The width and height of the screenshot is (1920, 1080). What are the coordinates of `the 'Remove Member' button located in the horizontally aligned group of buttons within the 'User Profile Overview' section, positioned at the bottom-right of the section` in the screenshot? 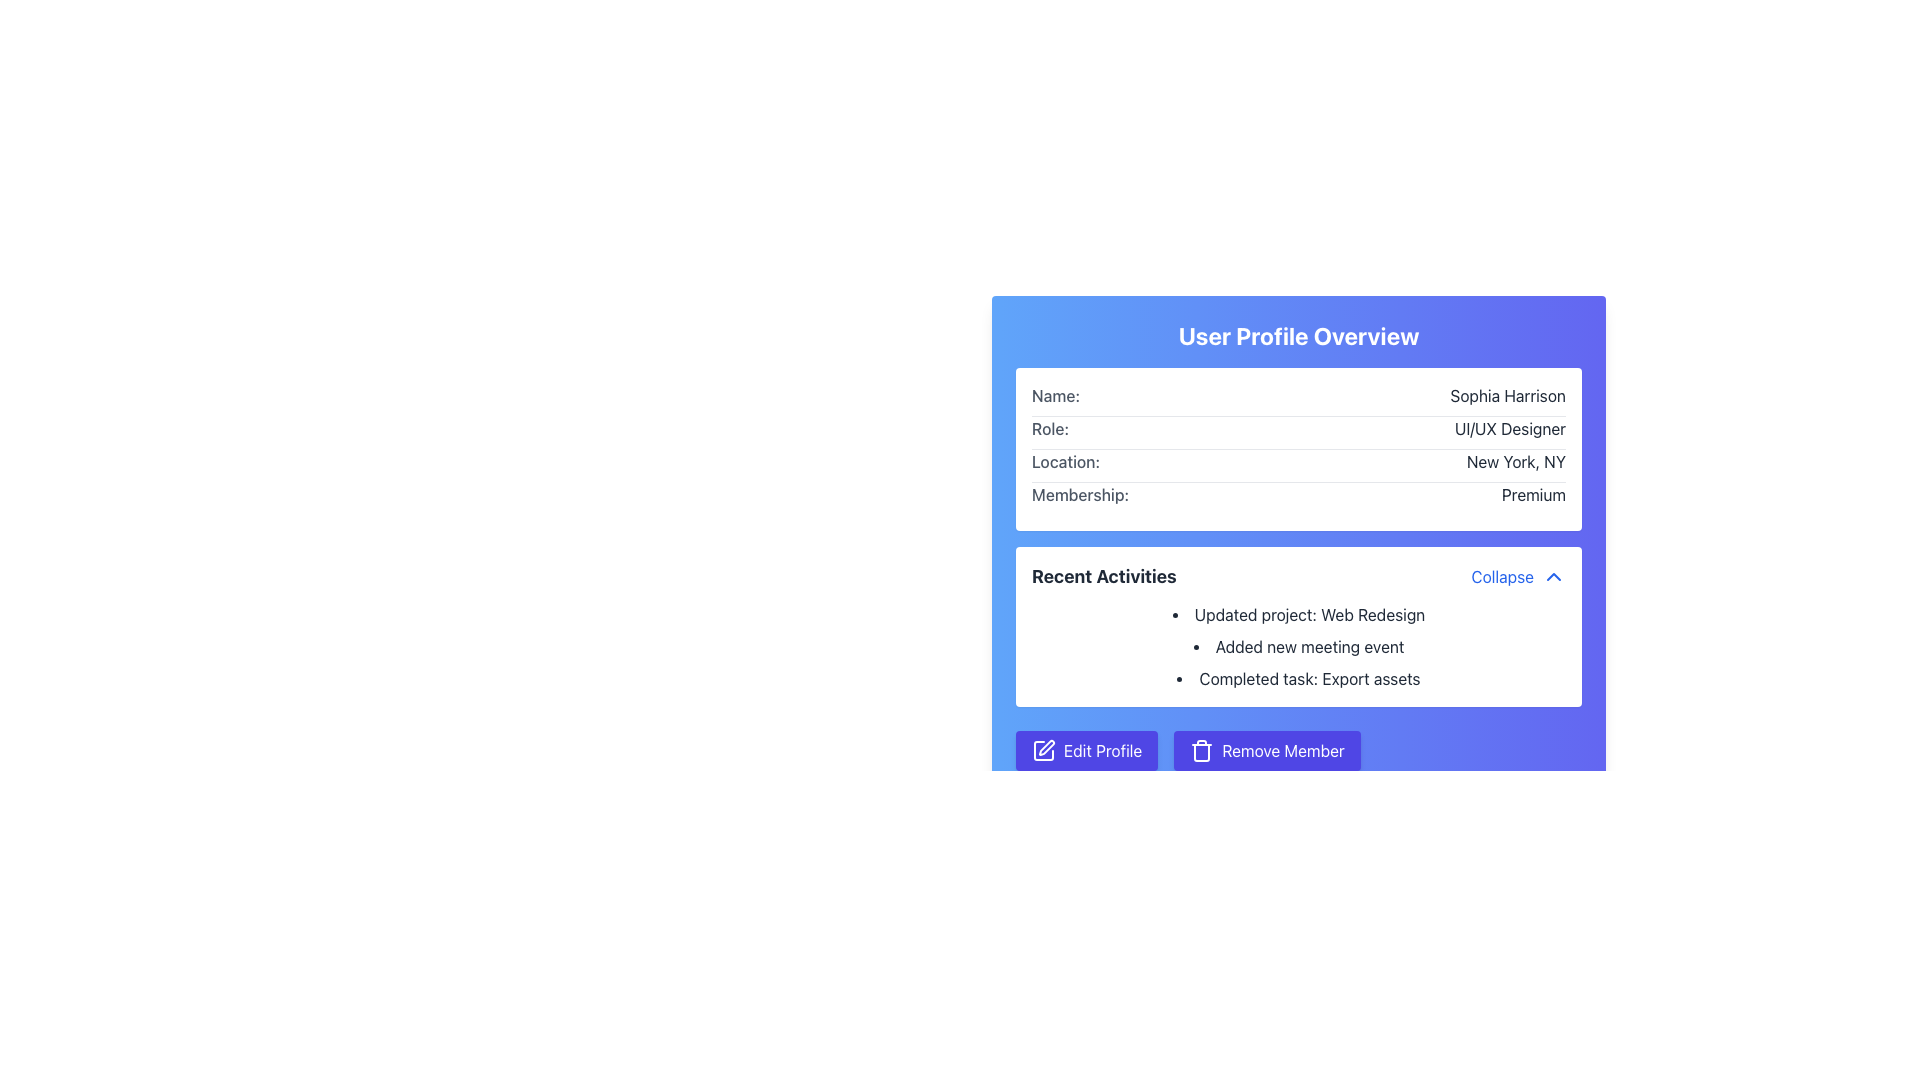 It's located at (1299, 751).